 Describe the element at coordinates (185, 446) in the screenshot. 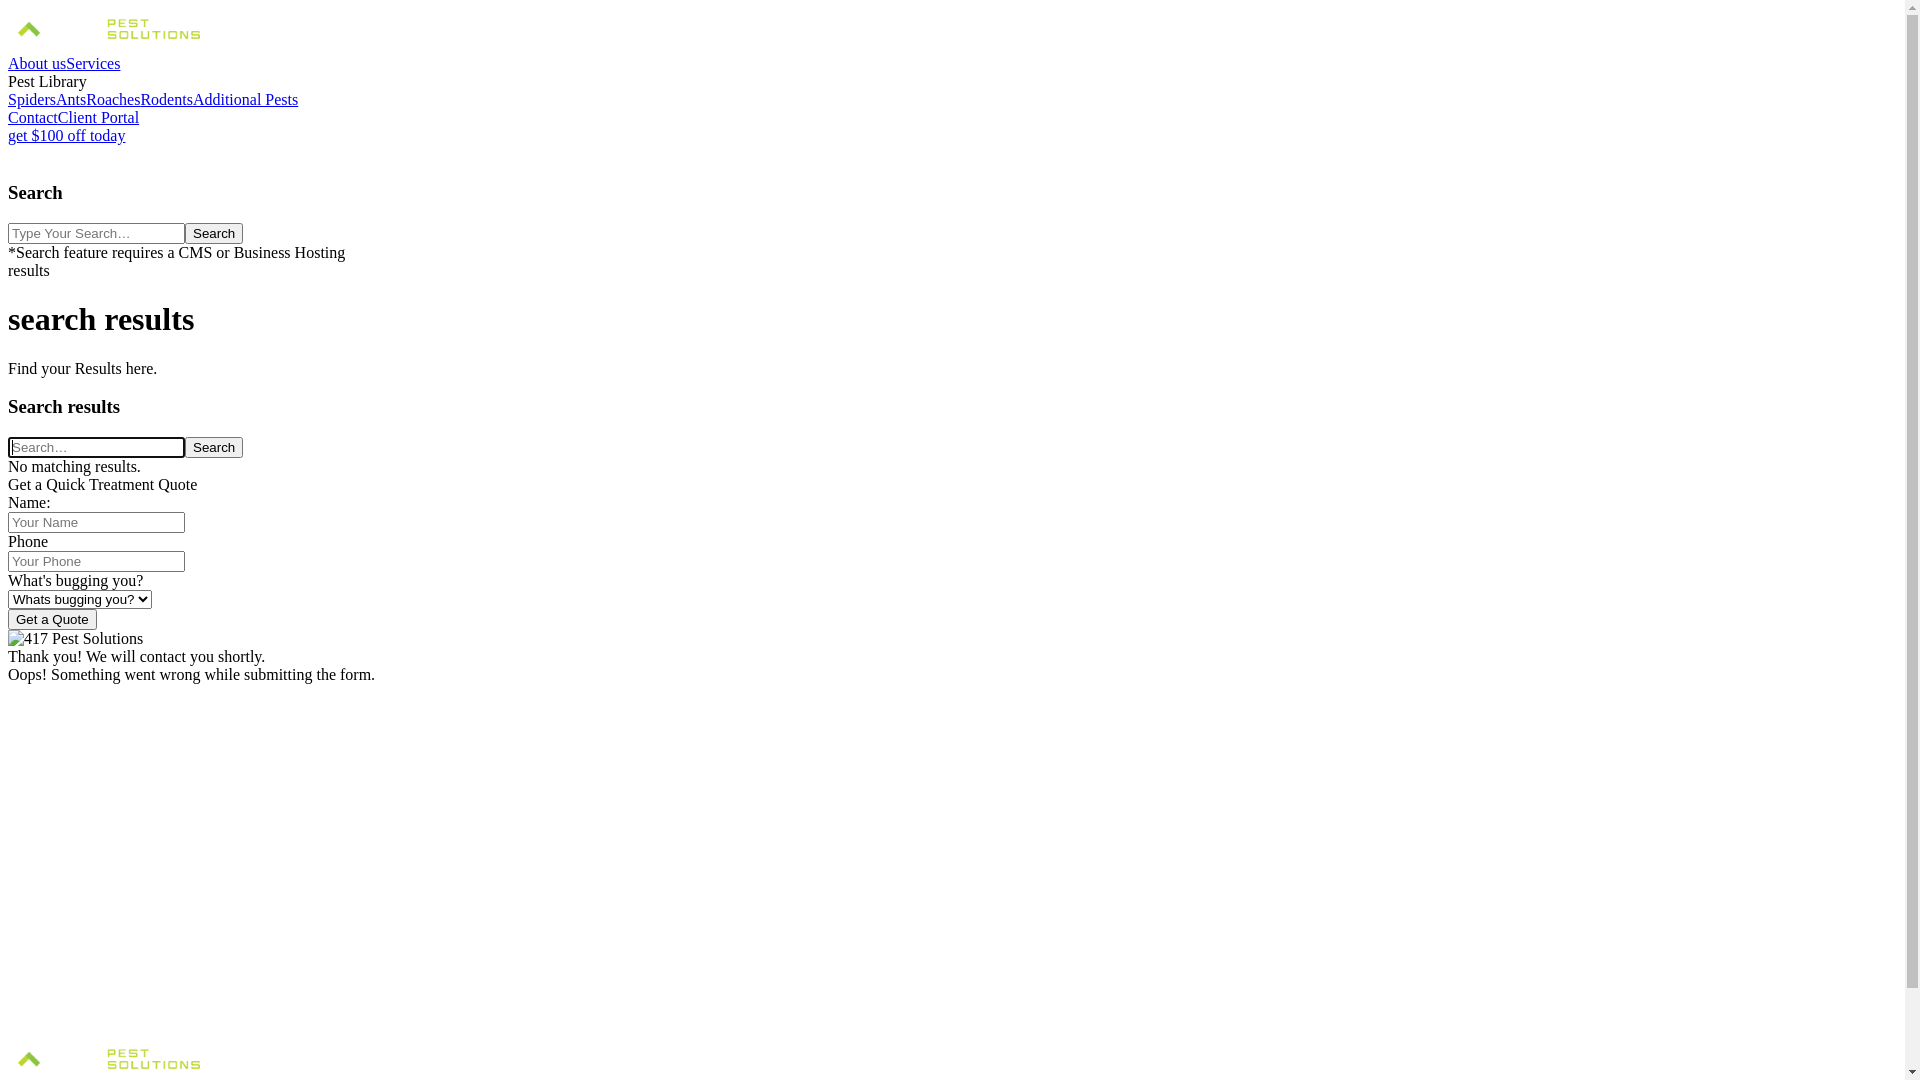

I see `'Search'` at that location.